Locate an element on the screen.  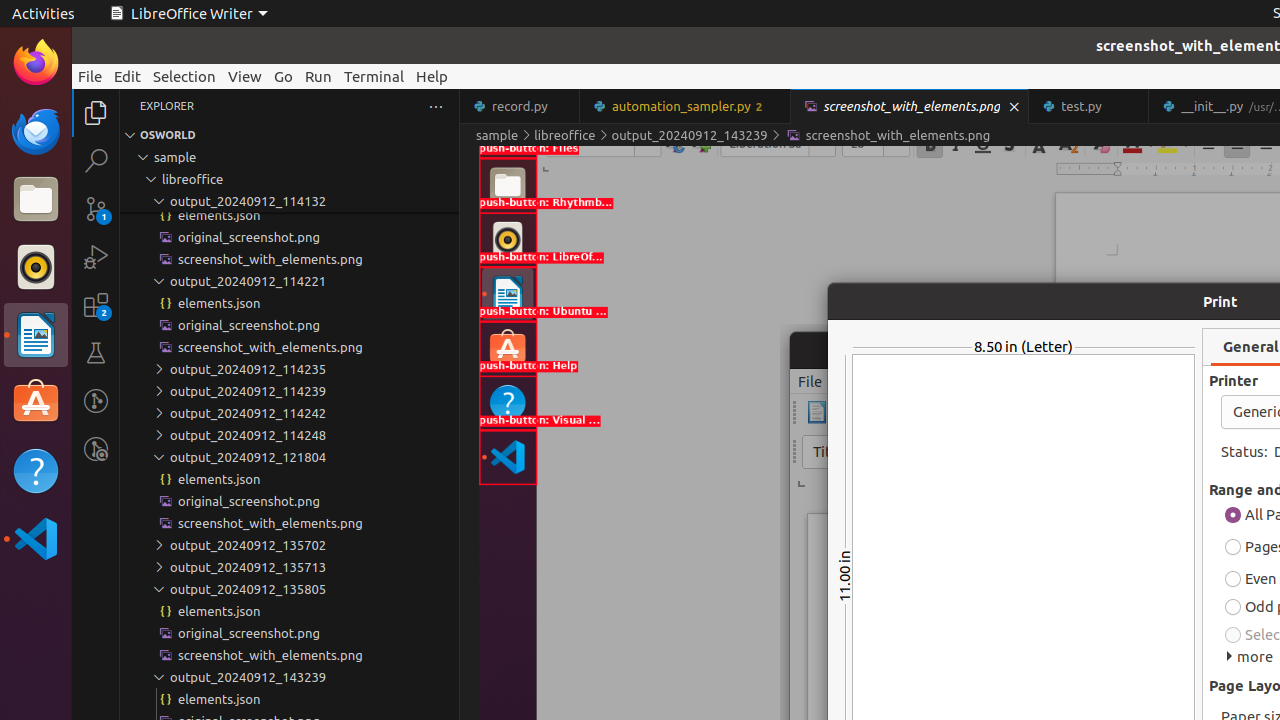
'Firefox Web Browser' is located at coordinates (35, 61).